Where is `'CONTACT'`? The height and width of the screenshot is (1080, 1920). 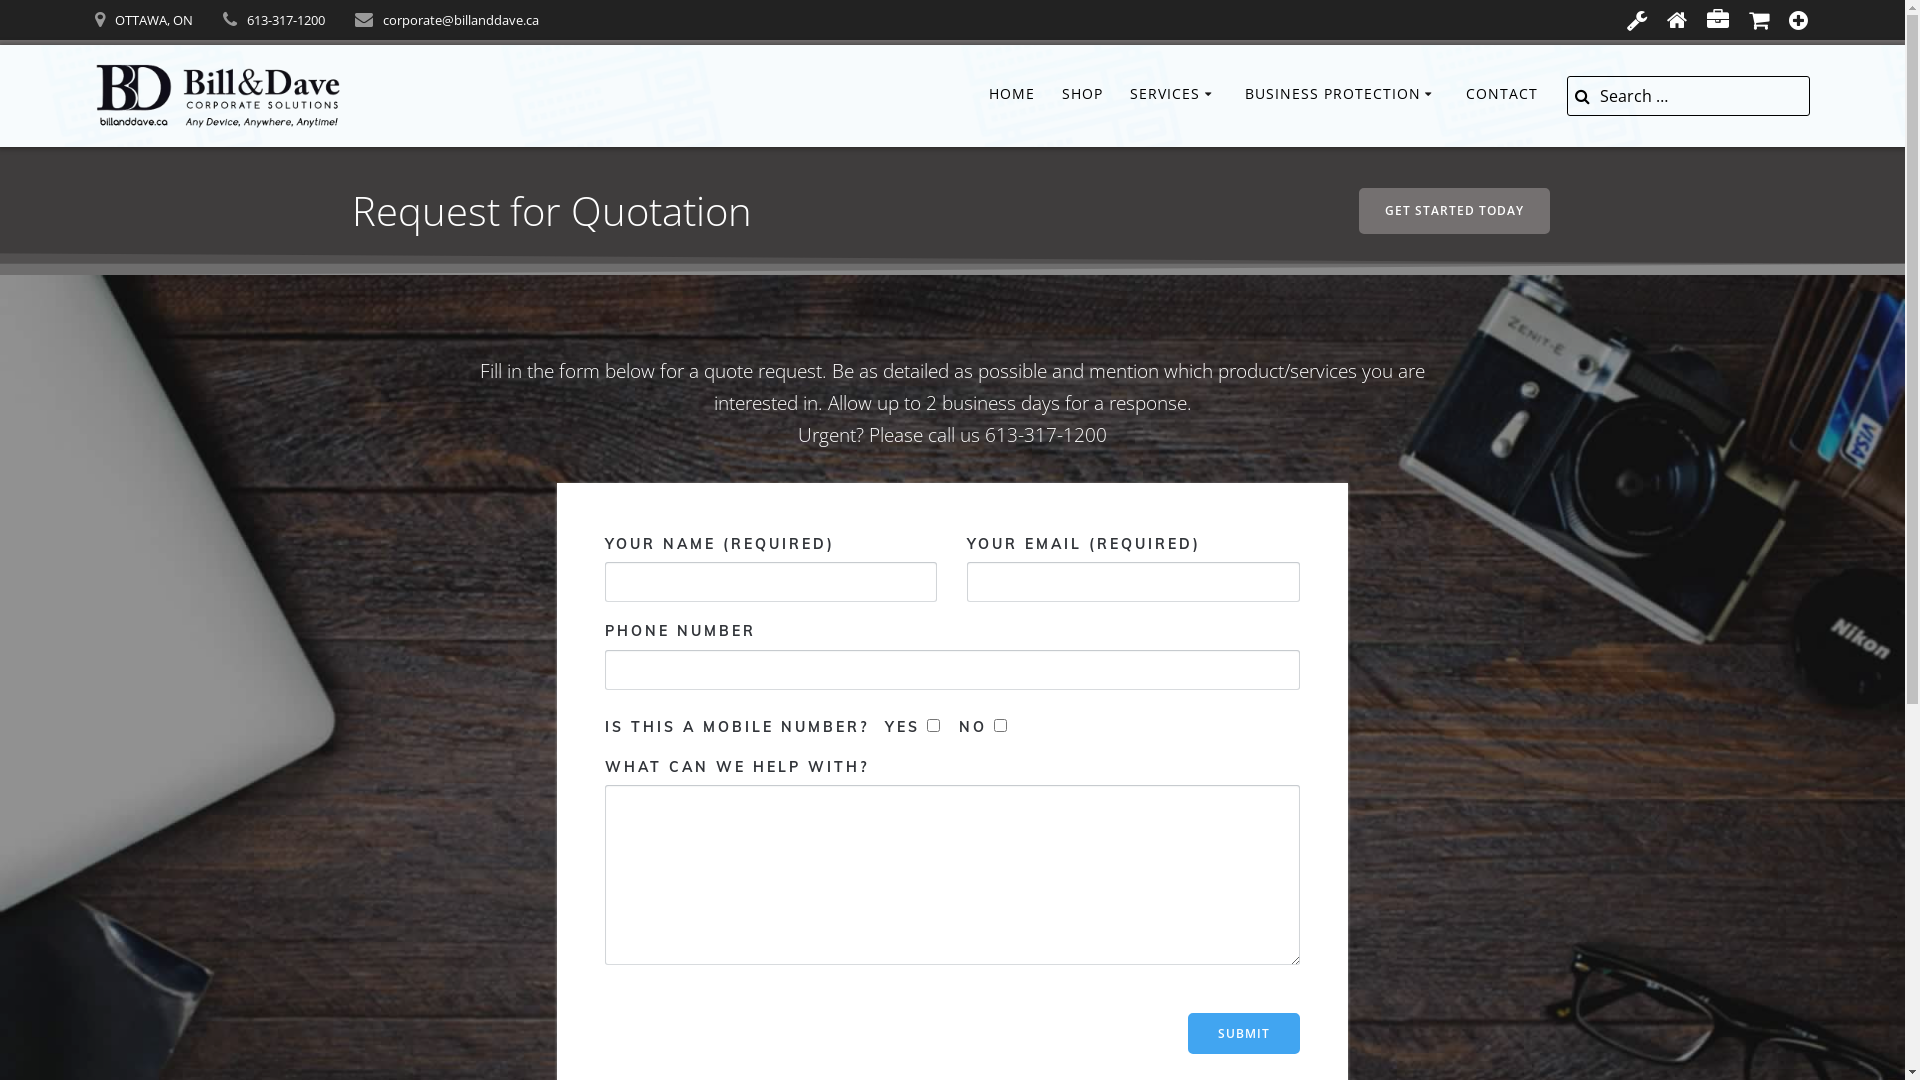
'CONTACT' is located at coordinates (1502, 95).